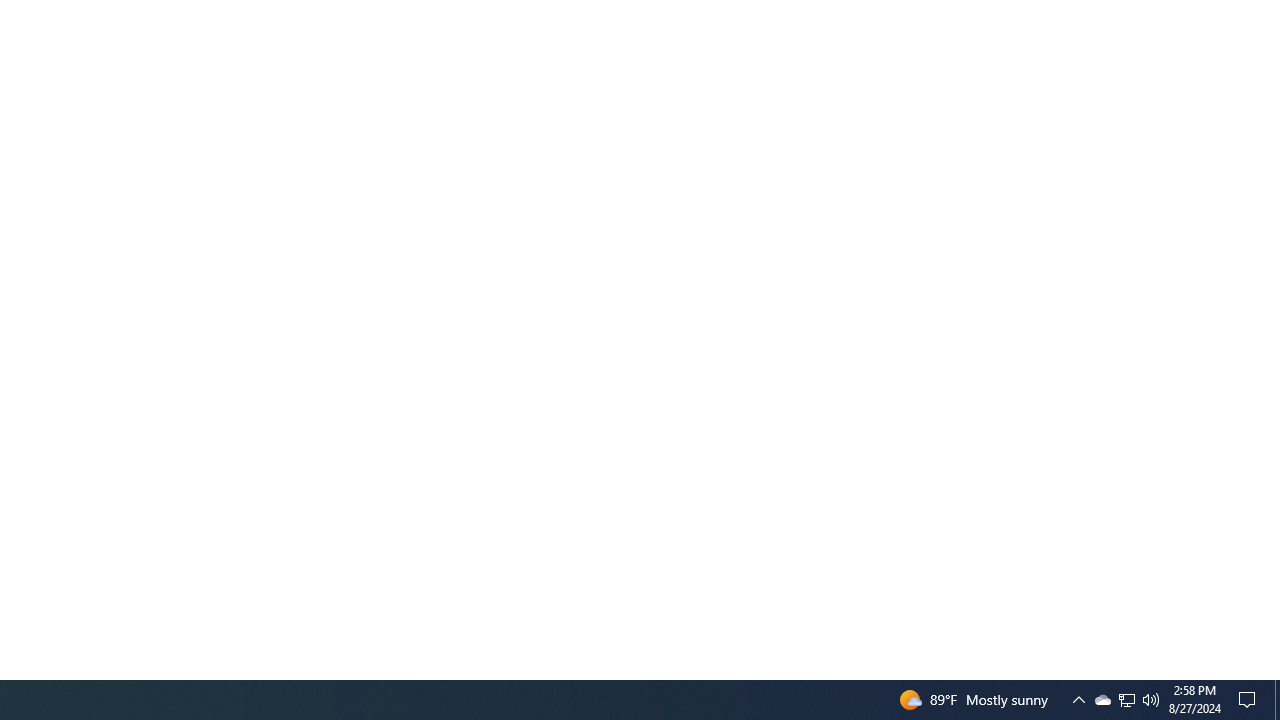 Image resolution: width=1280 pixels, height=720 pixels. What do you see at coordinates (1127, 698) in the screenshot?
I see `'User Promoted Notification Area'` at bounding box center [1127, 698].